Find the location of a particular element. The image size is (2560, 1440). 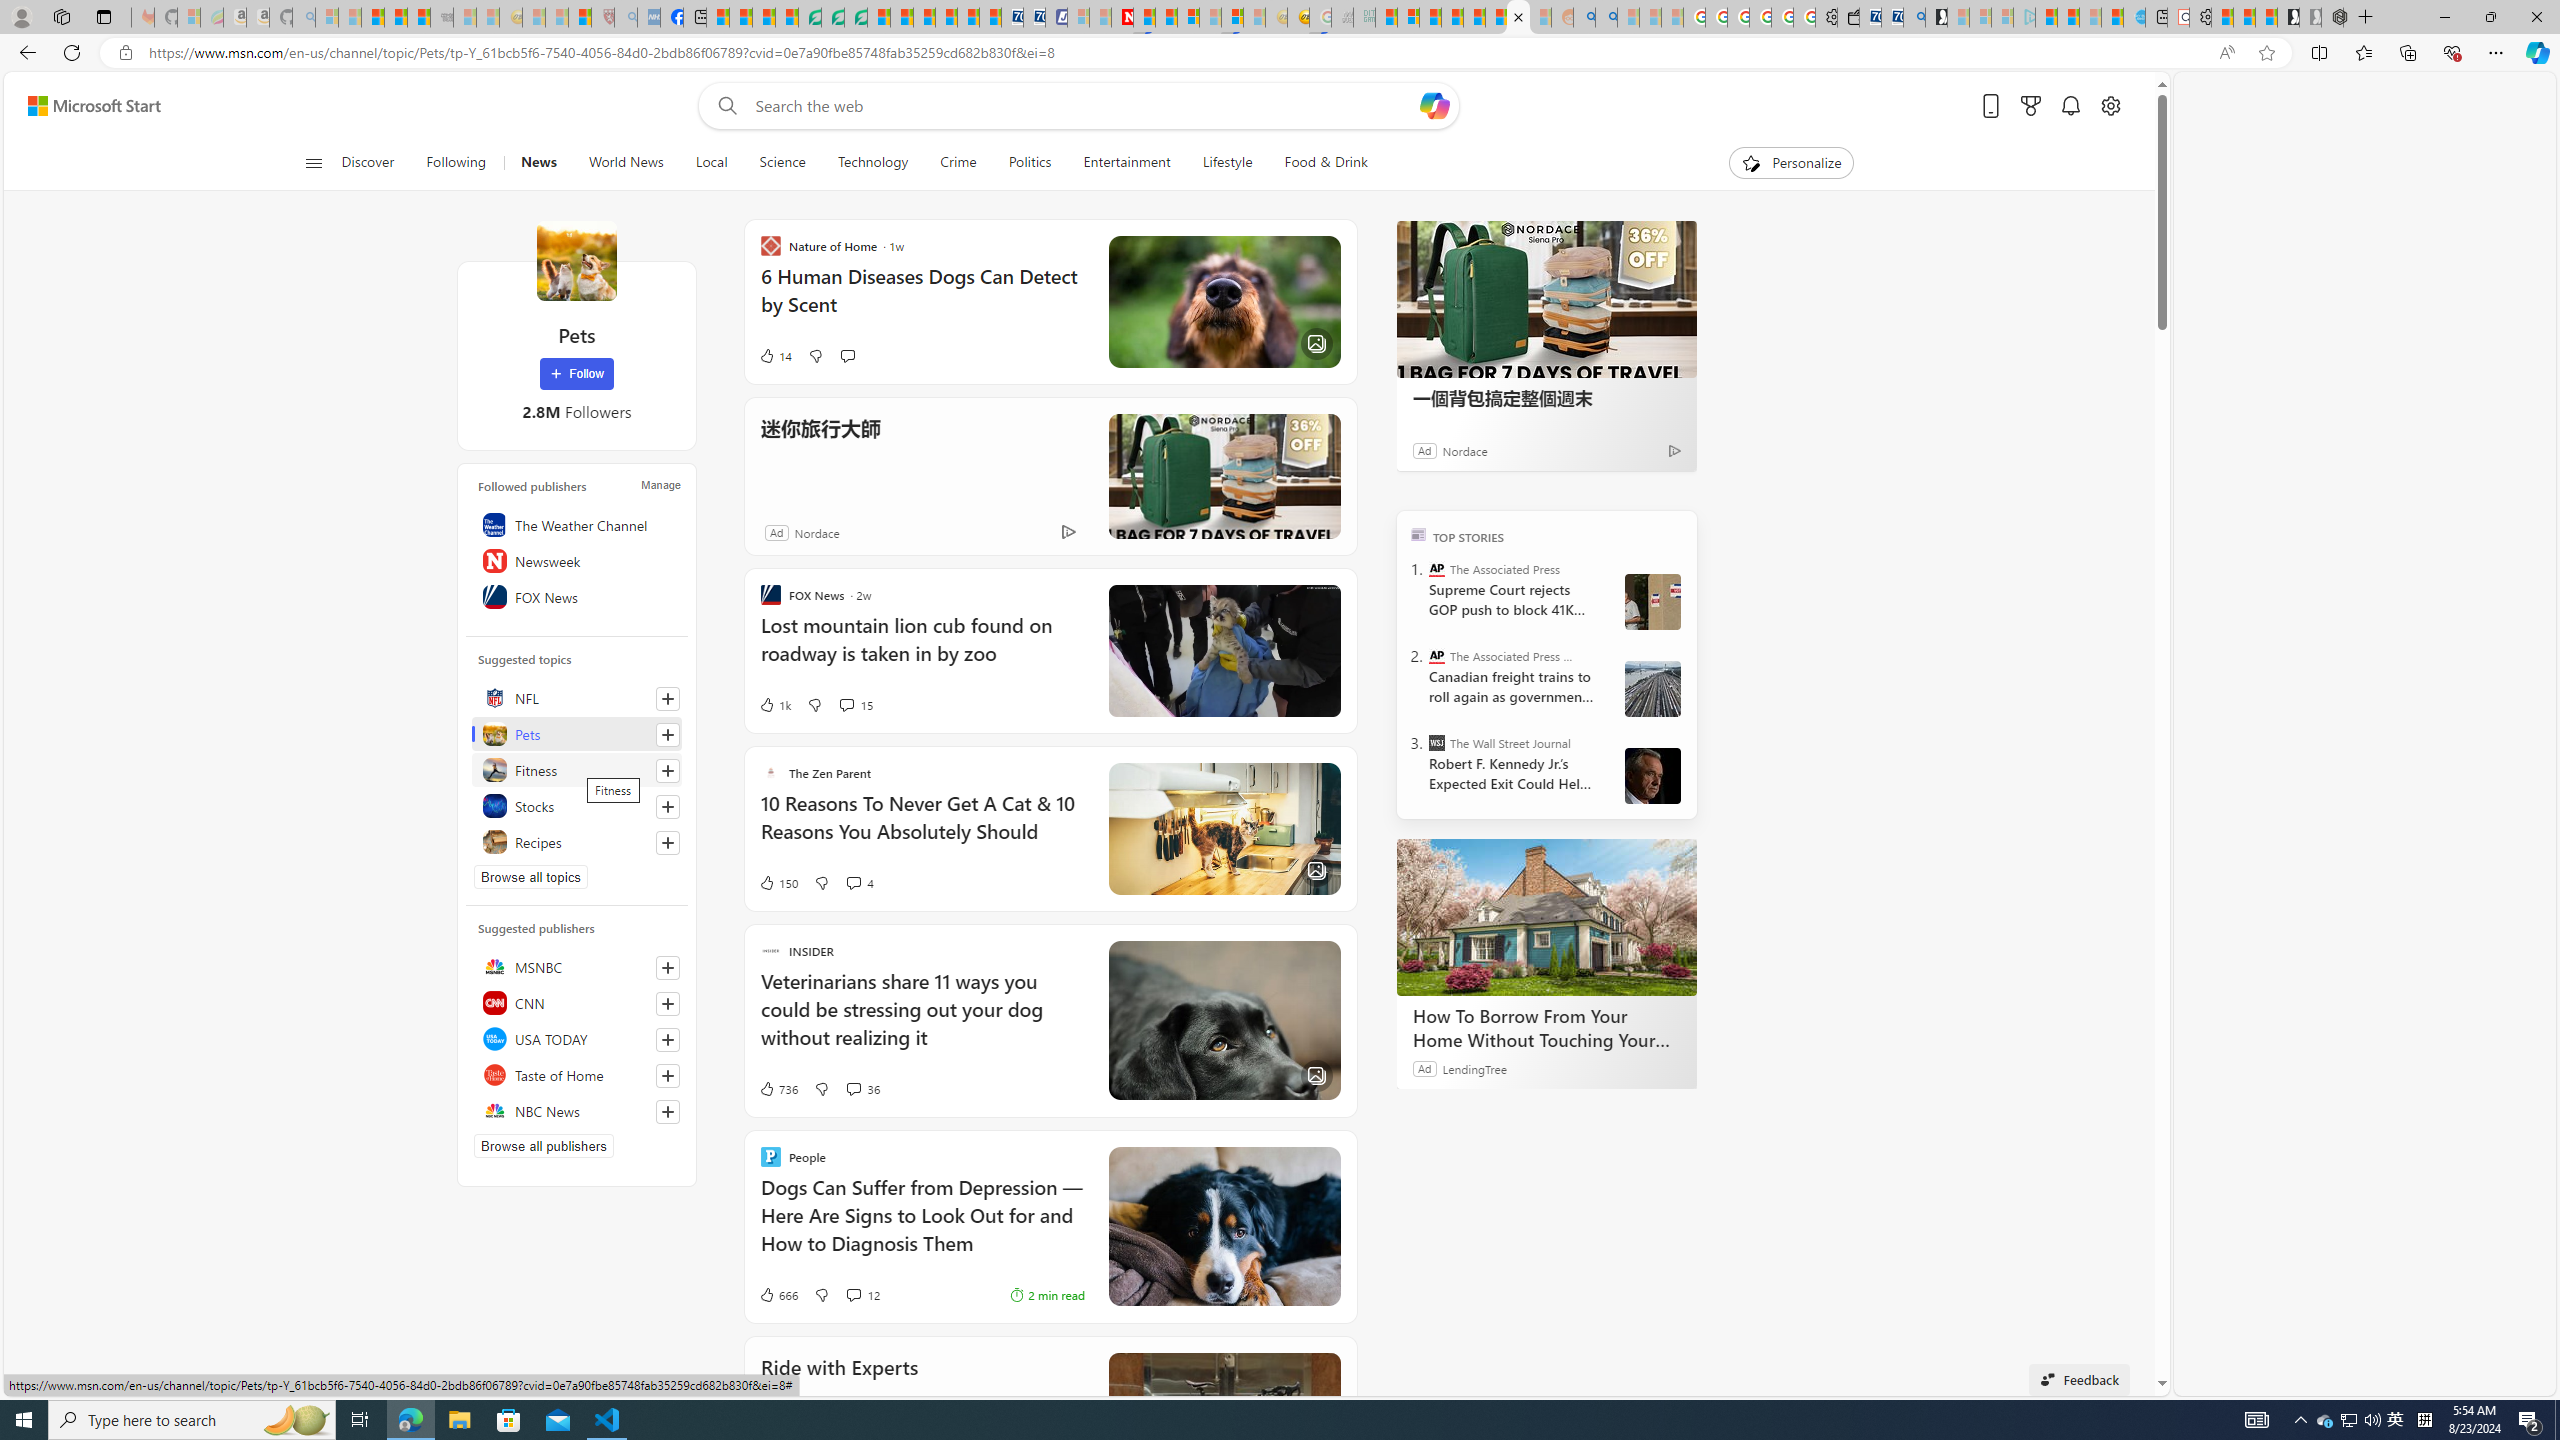

'Follow this topic' is located at coordinates (668, 842).